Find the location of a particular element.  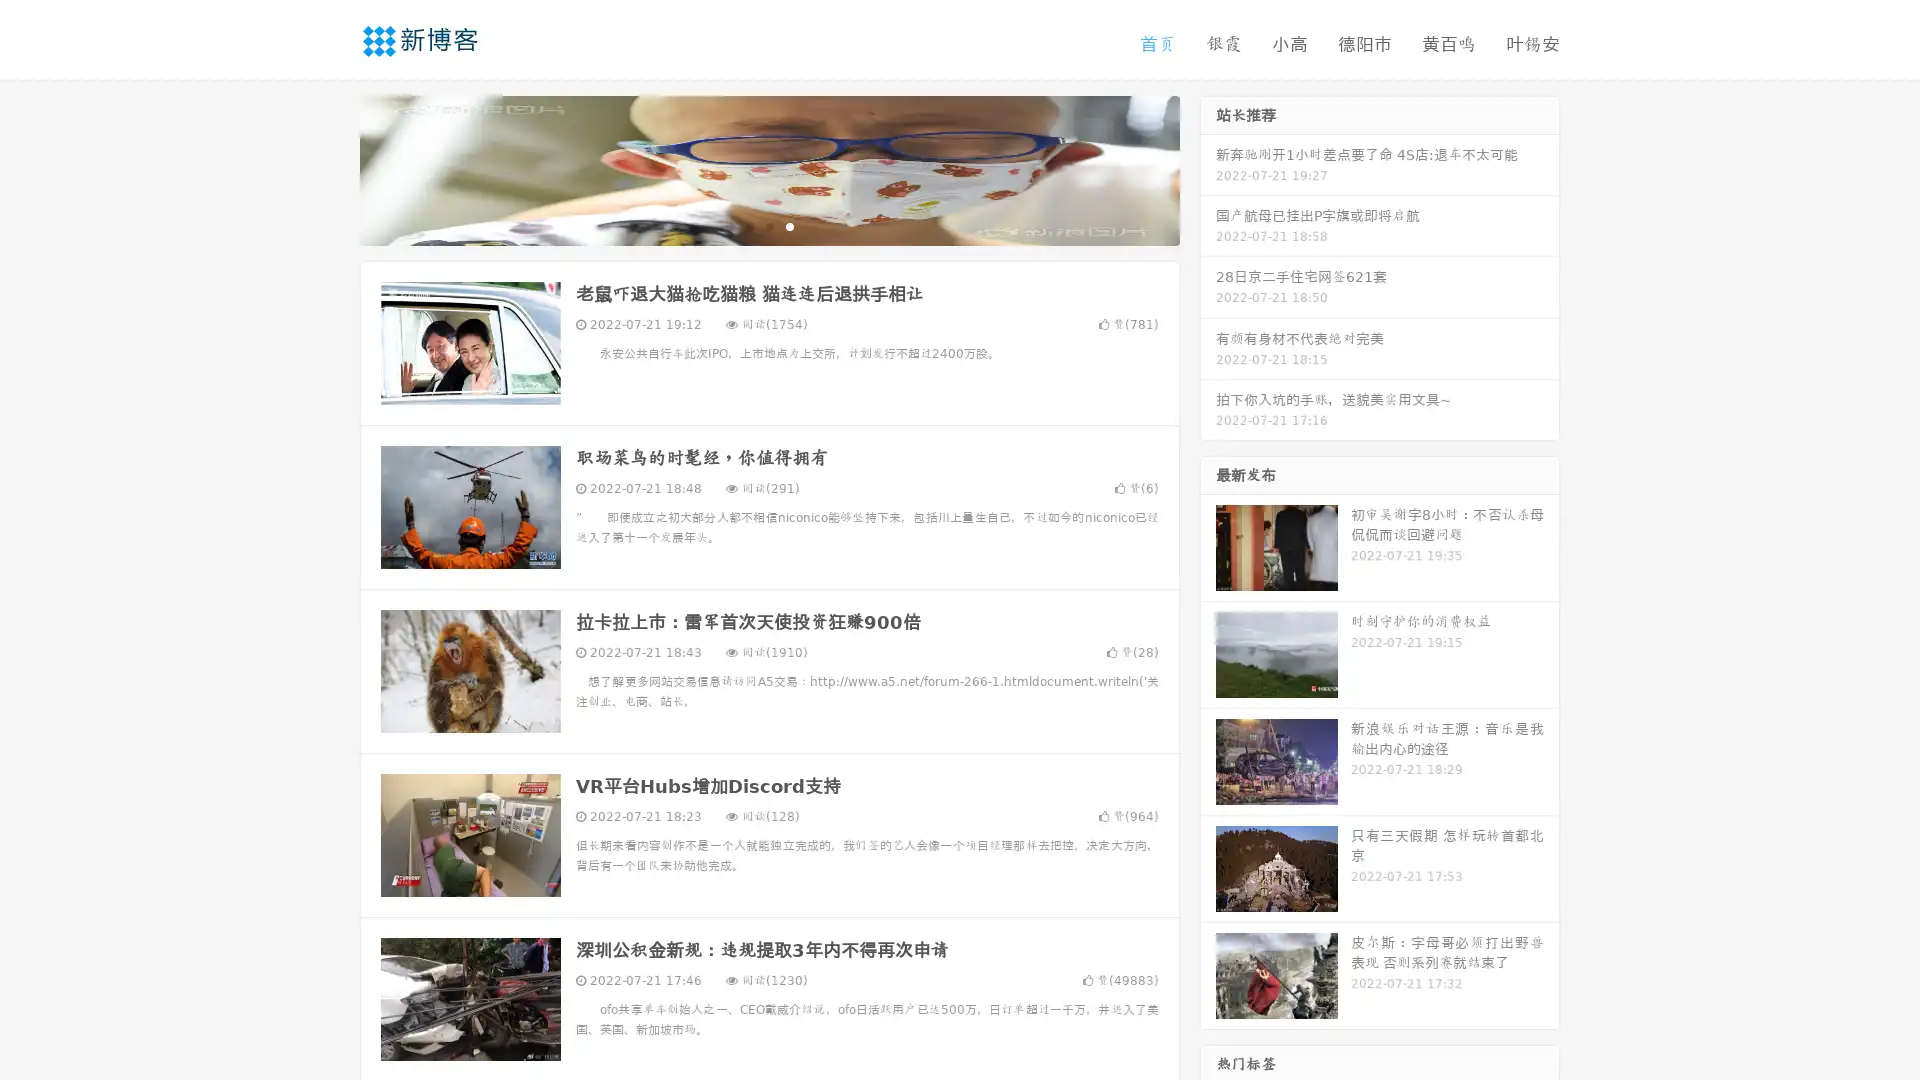

Go to slide 2 is located at coordinates (768, 225).